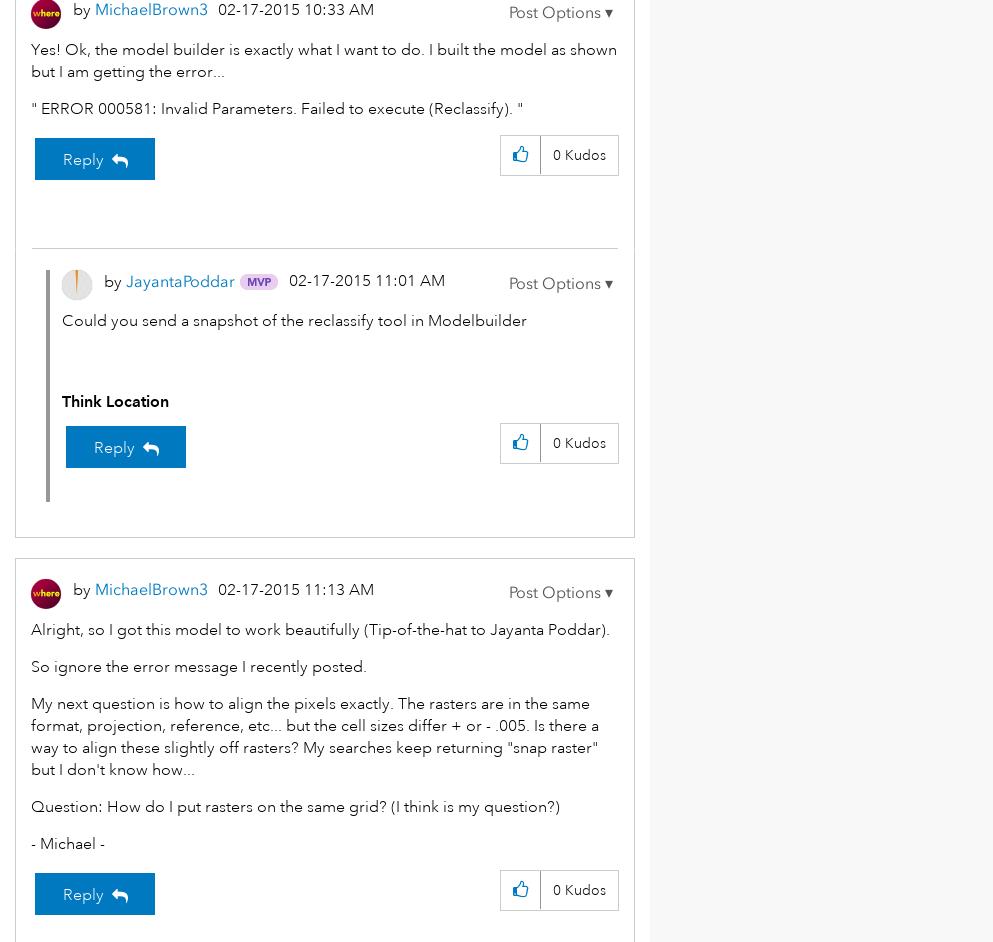 The width and height of the screenshot is (993, 942). What do you see at coordinates (295, 806) in the screenshot?
I see `'Question: How do I put rasters on the same grid? (I think is my question?)'` at bounding box center [295, 806].